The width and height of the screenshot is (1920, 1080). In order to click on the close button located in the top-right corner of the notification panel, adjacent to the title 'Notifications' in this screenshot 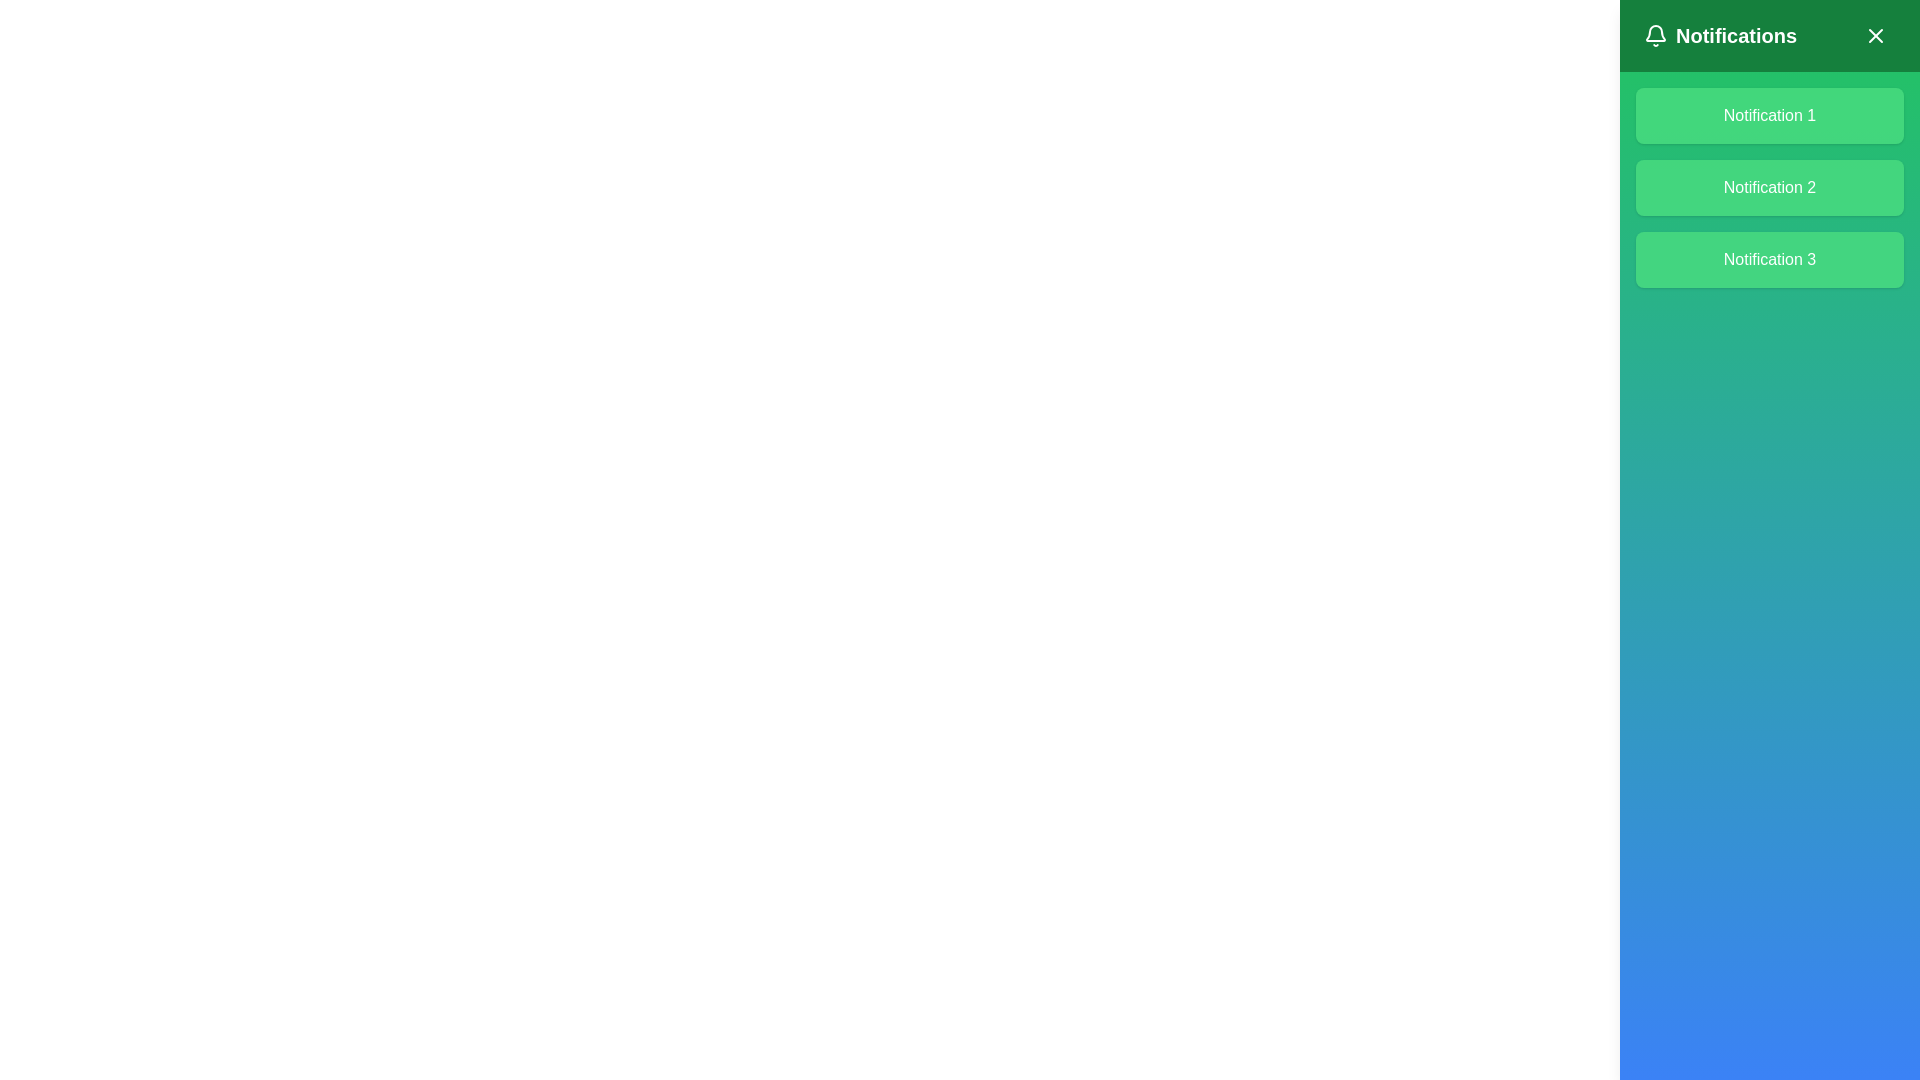, I will do `click(1875, 35)`.